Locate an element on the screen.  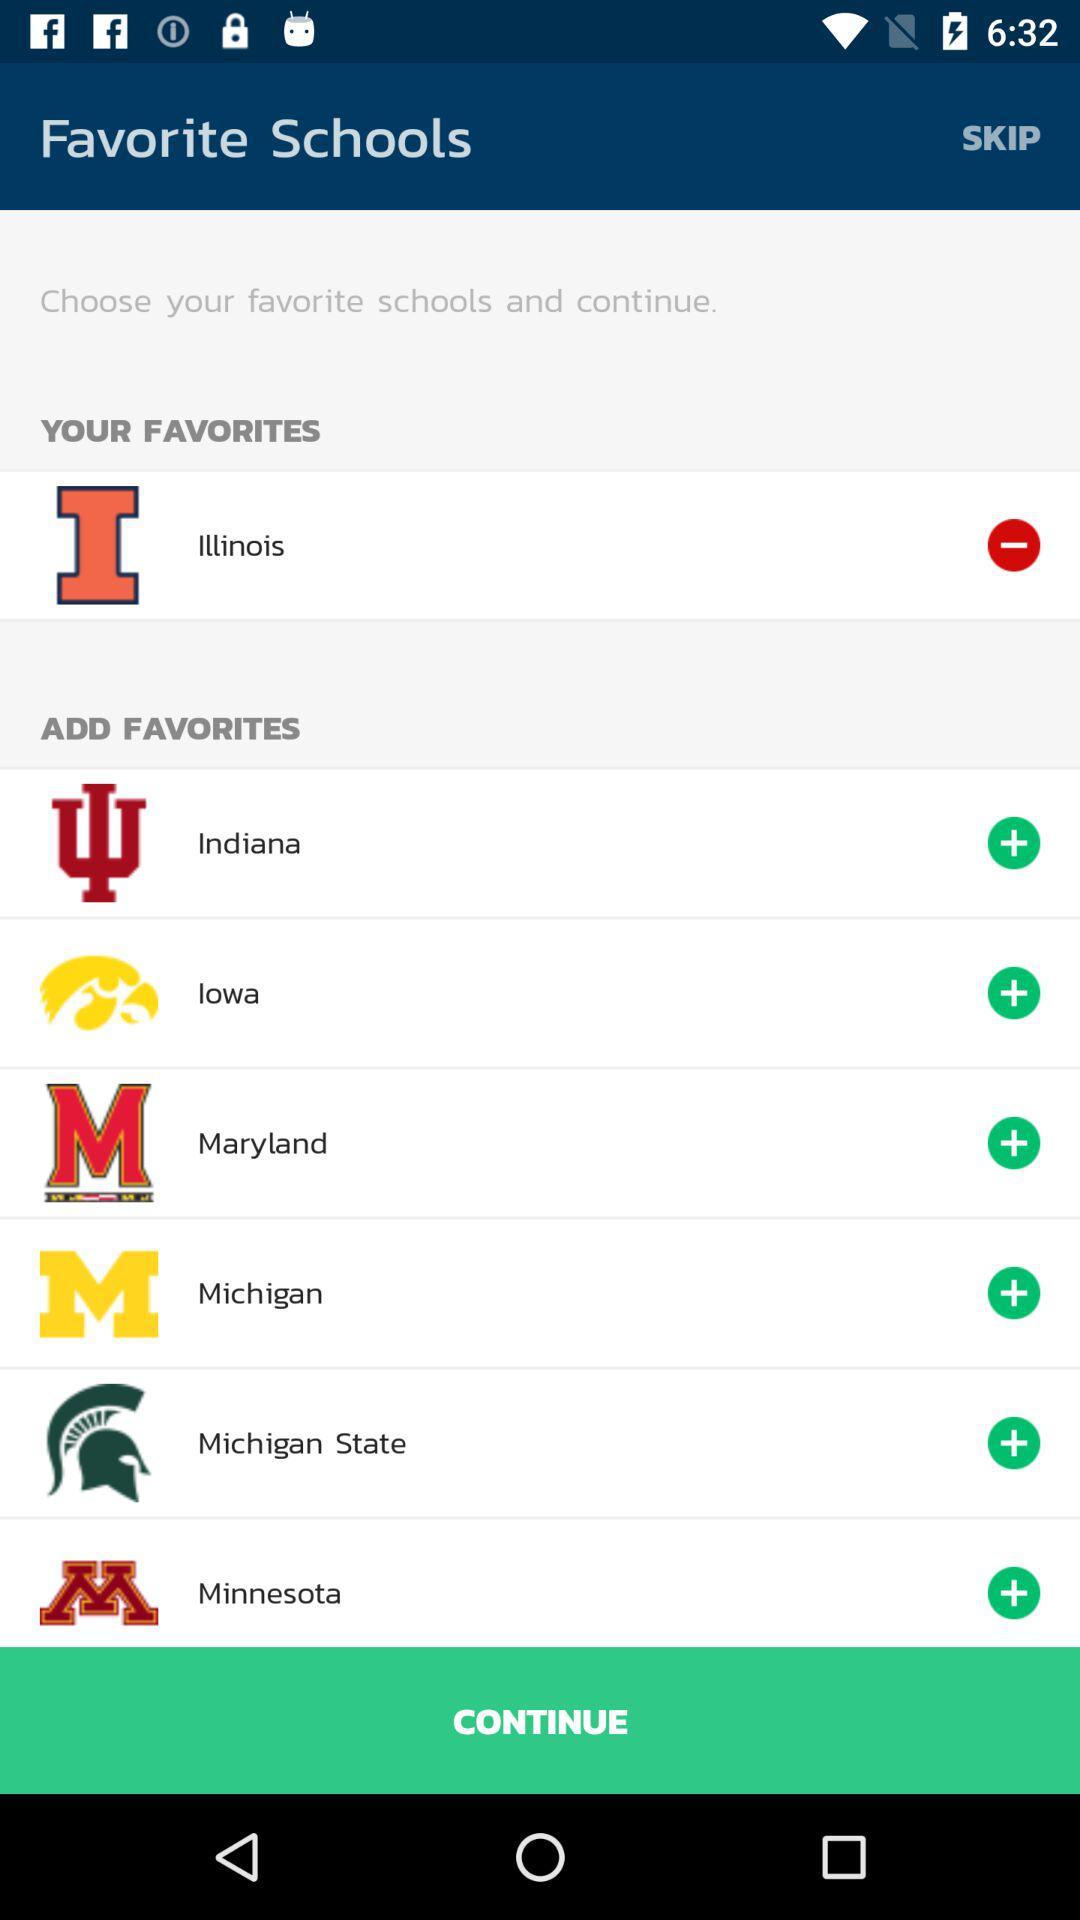
the item above choose your favorite item is located at coordinates (1001, 135).